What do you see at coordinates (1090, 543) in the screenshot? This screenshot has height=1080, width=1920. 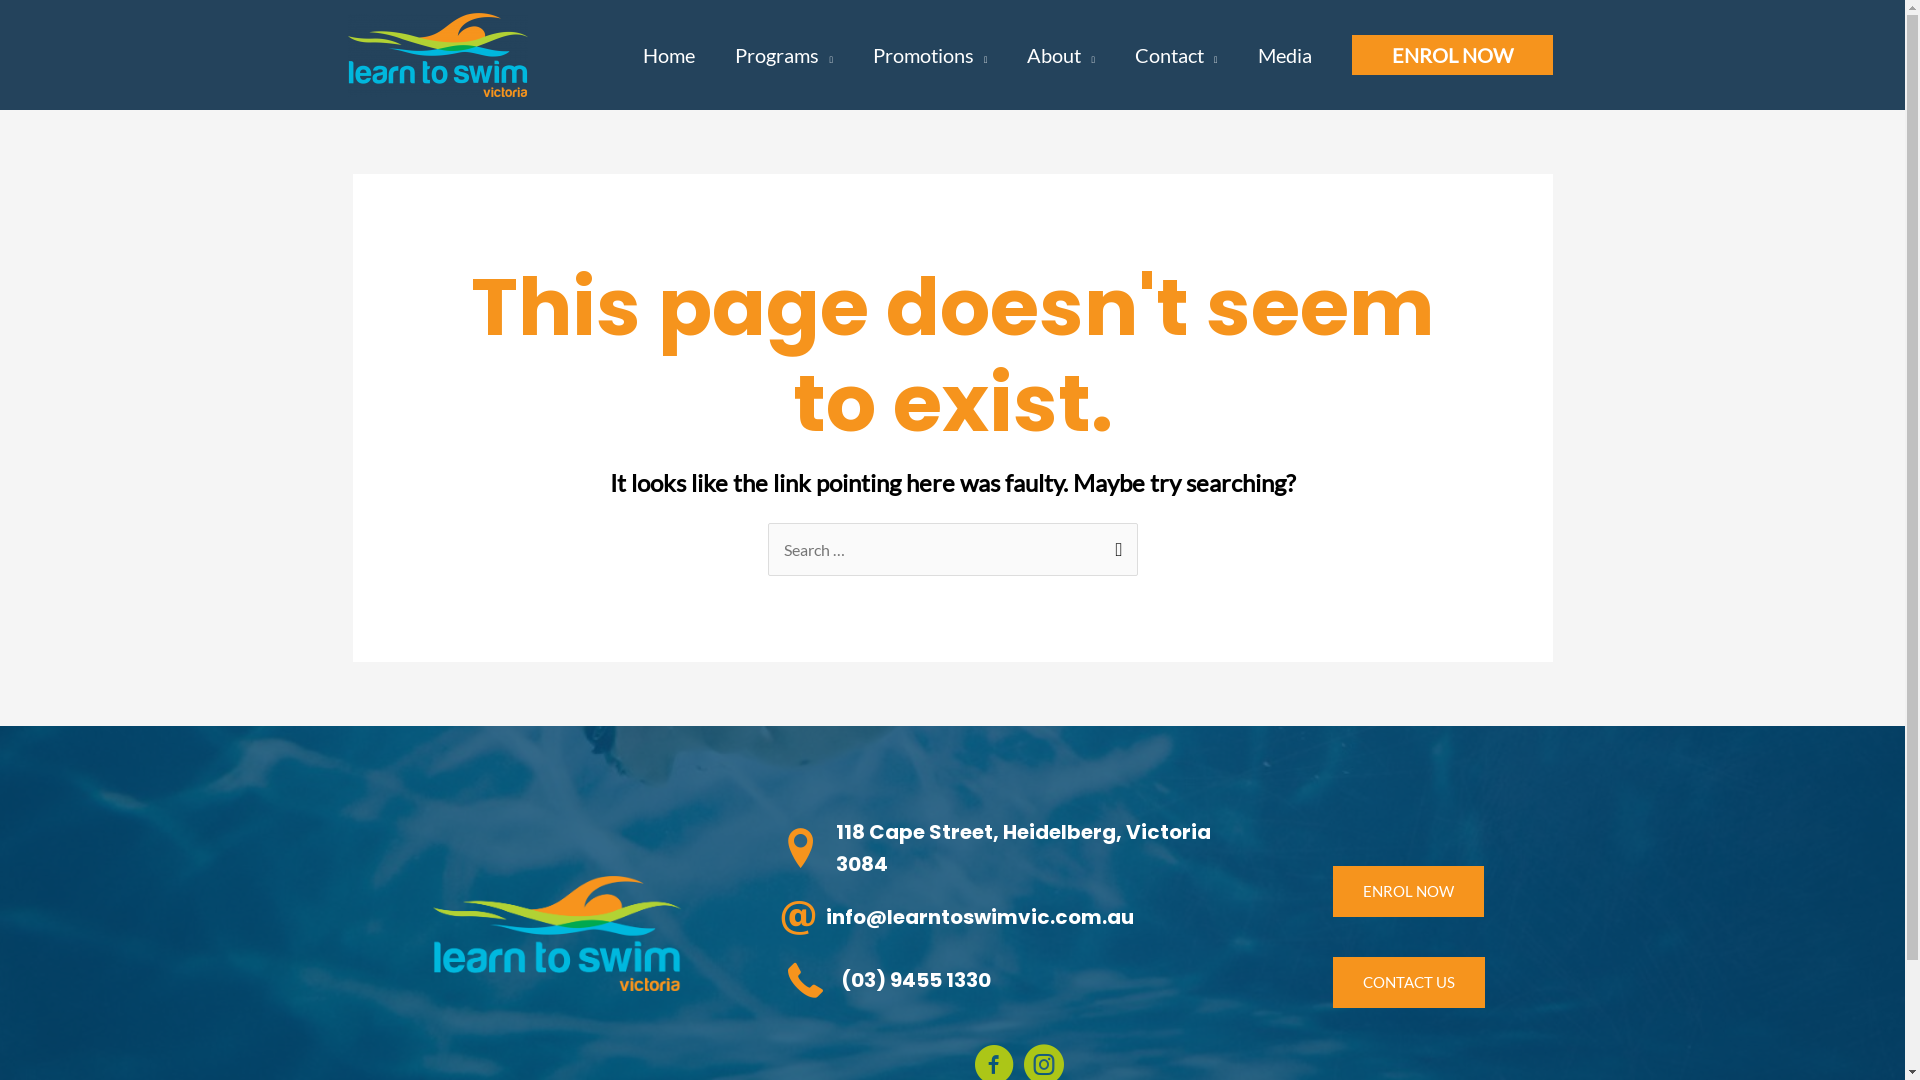 I see `'Search'` at bounding box center [1090, 543].